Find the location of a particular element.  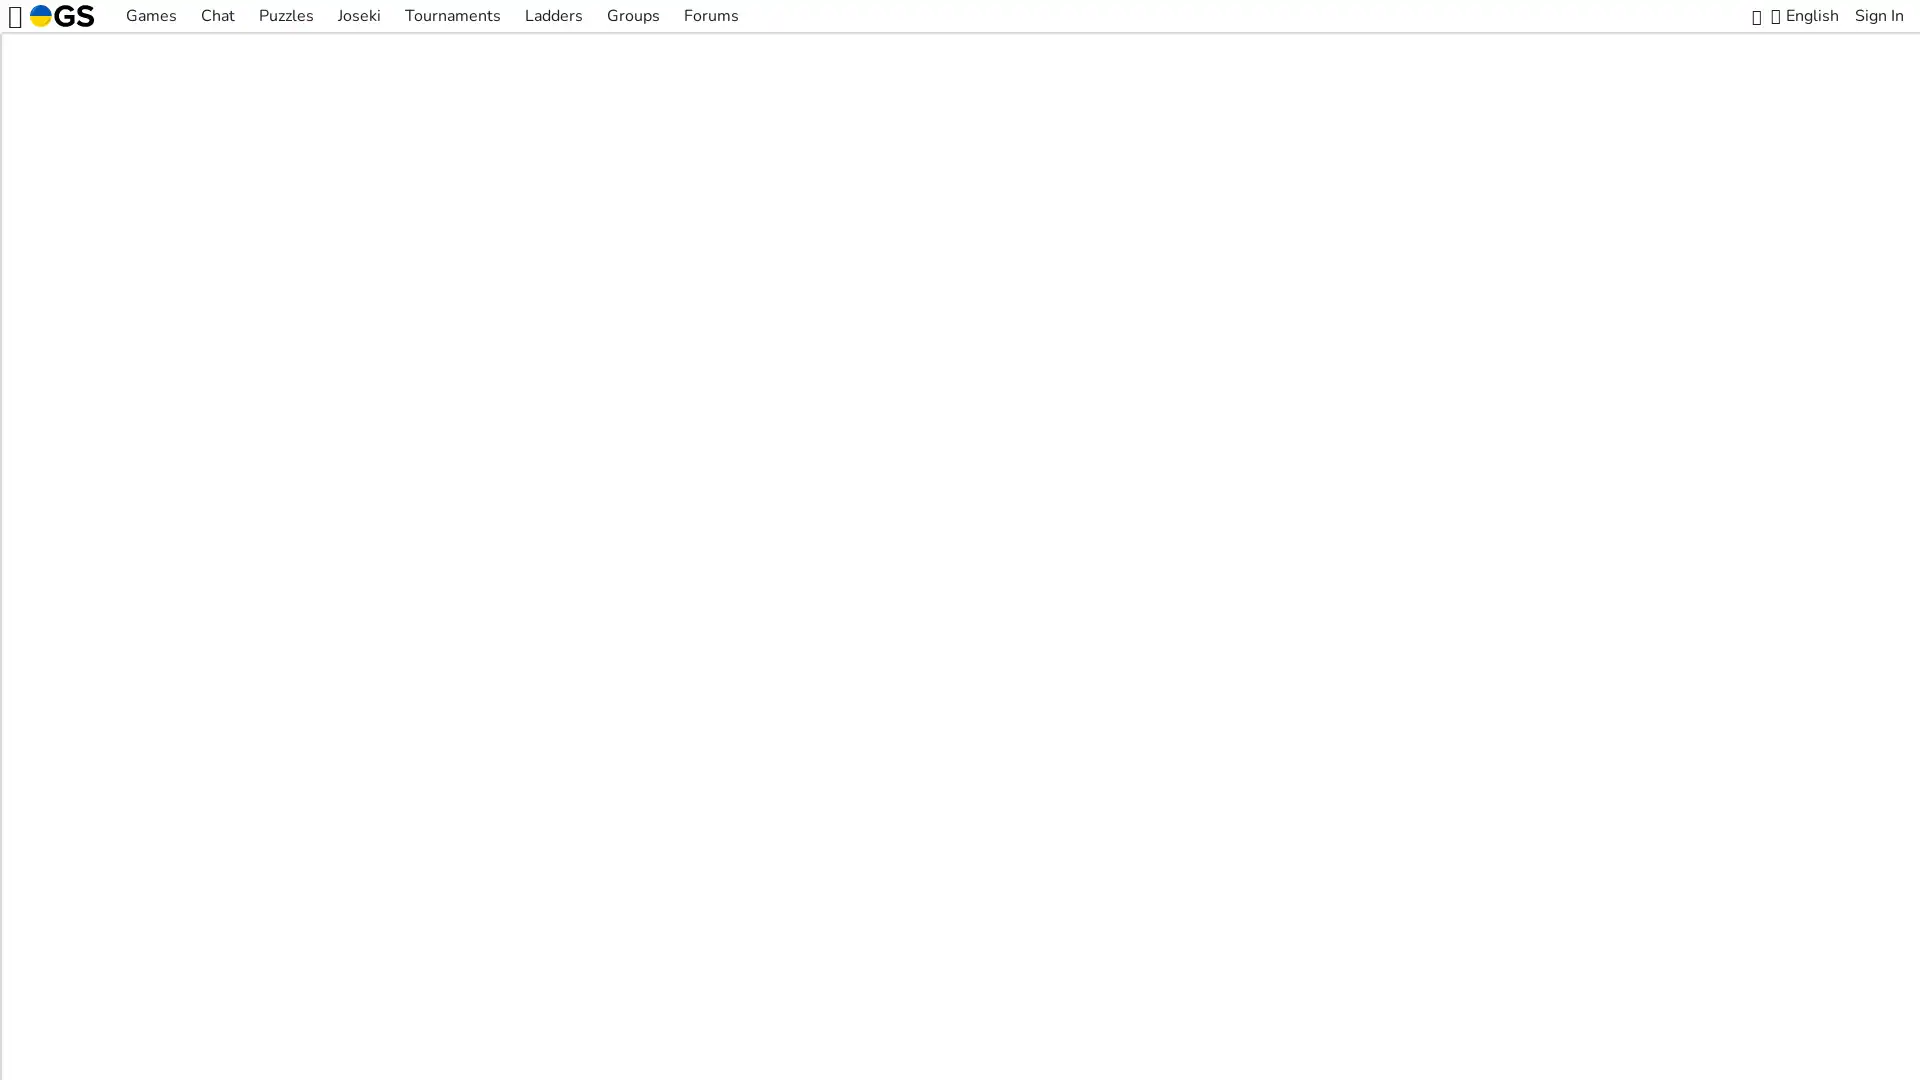

Unranked is located at coordinates (1096, 789).